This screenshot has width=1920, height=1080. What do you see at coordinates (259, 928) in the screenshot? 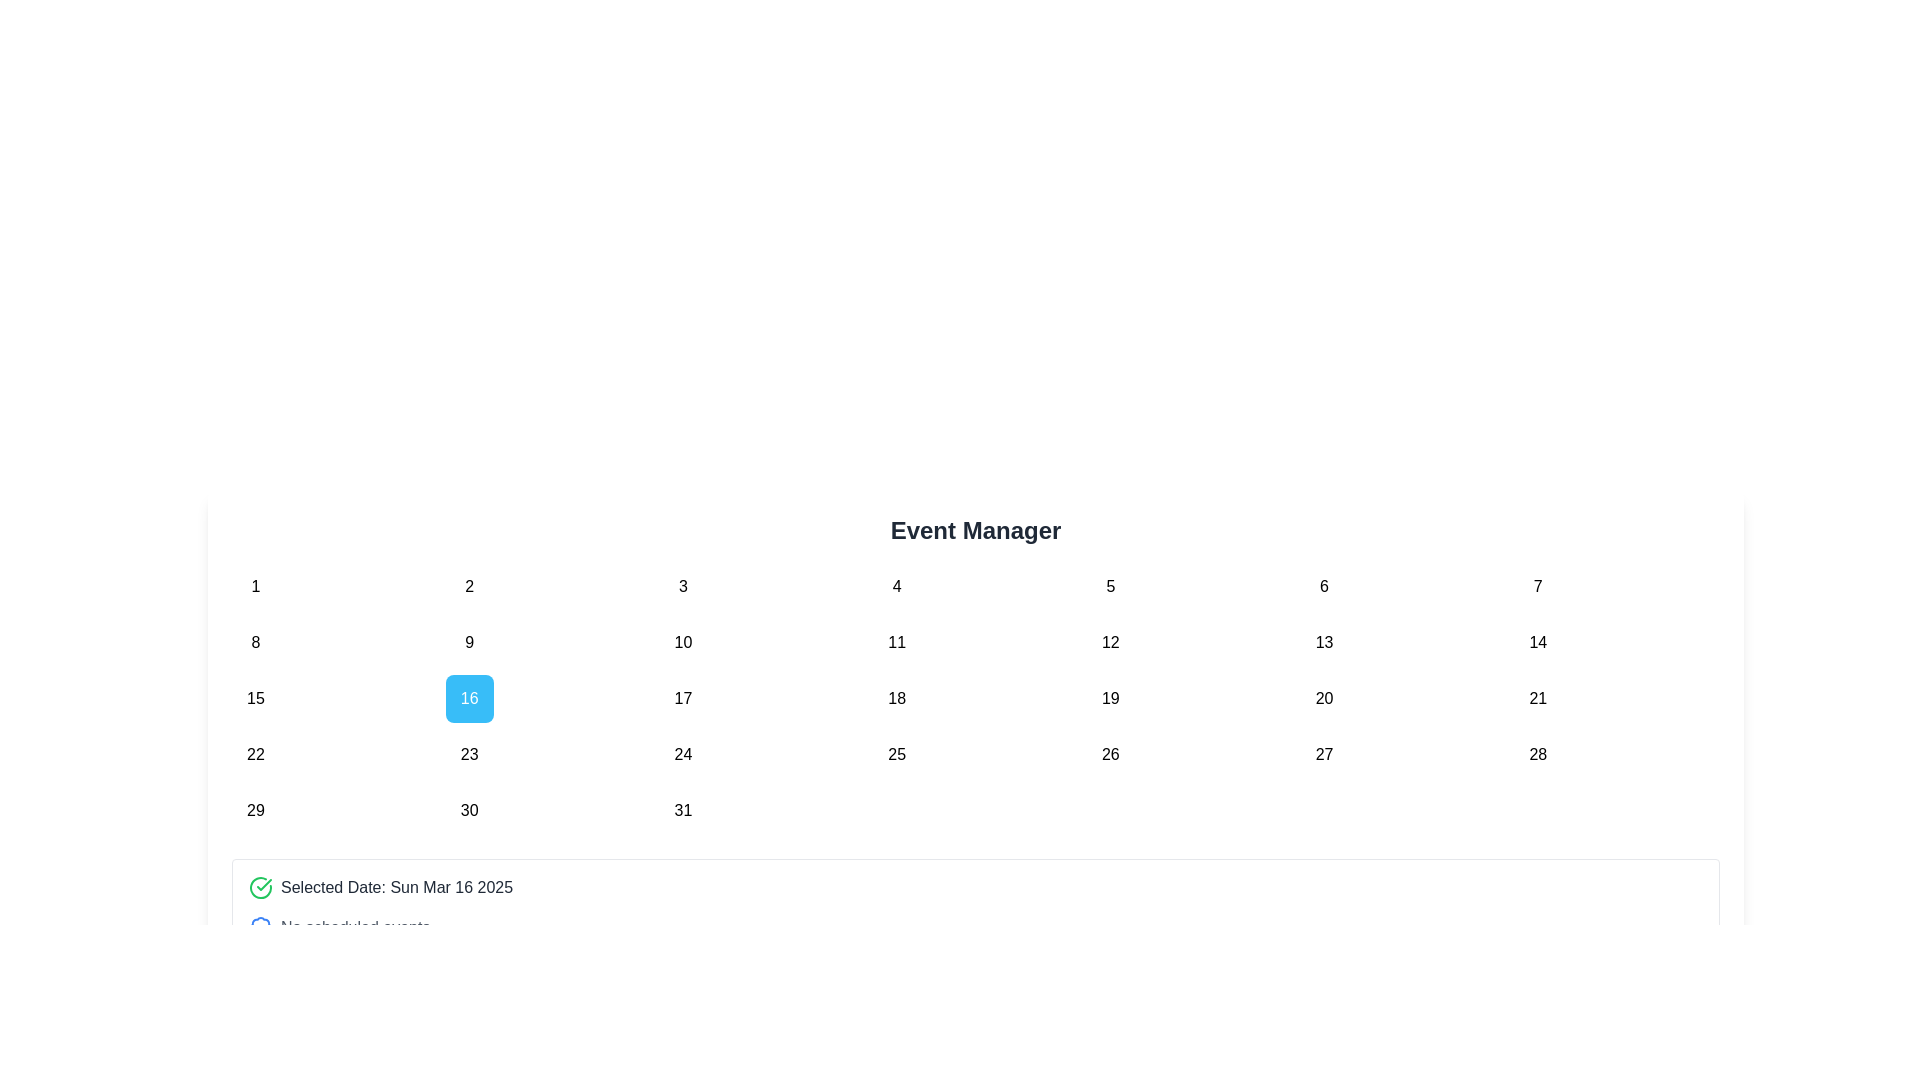
I see `the icon indicating no scheduled events, which is located at the bottom-left corner of the layout, directly before the text 'No scheduled events.'` at bounding box center [259, 928].